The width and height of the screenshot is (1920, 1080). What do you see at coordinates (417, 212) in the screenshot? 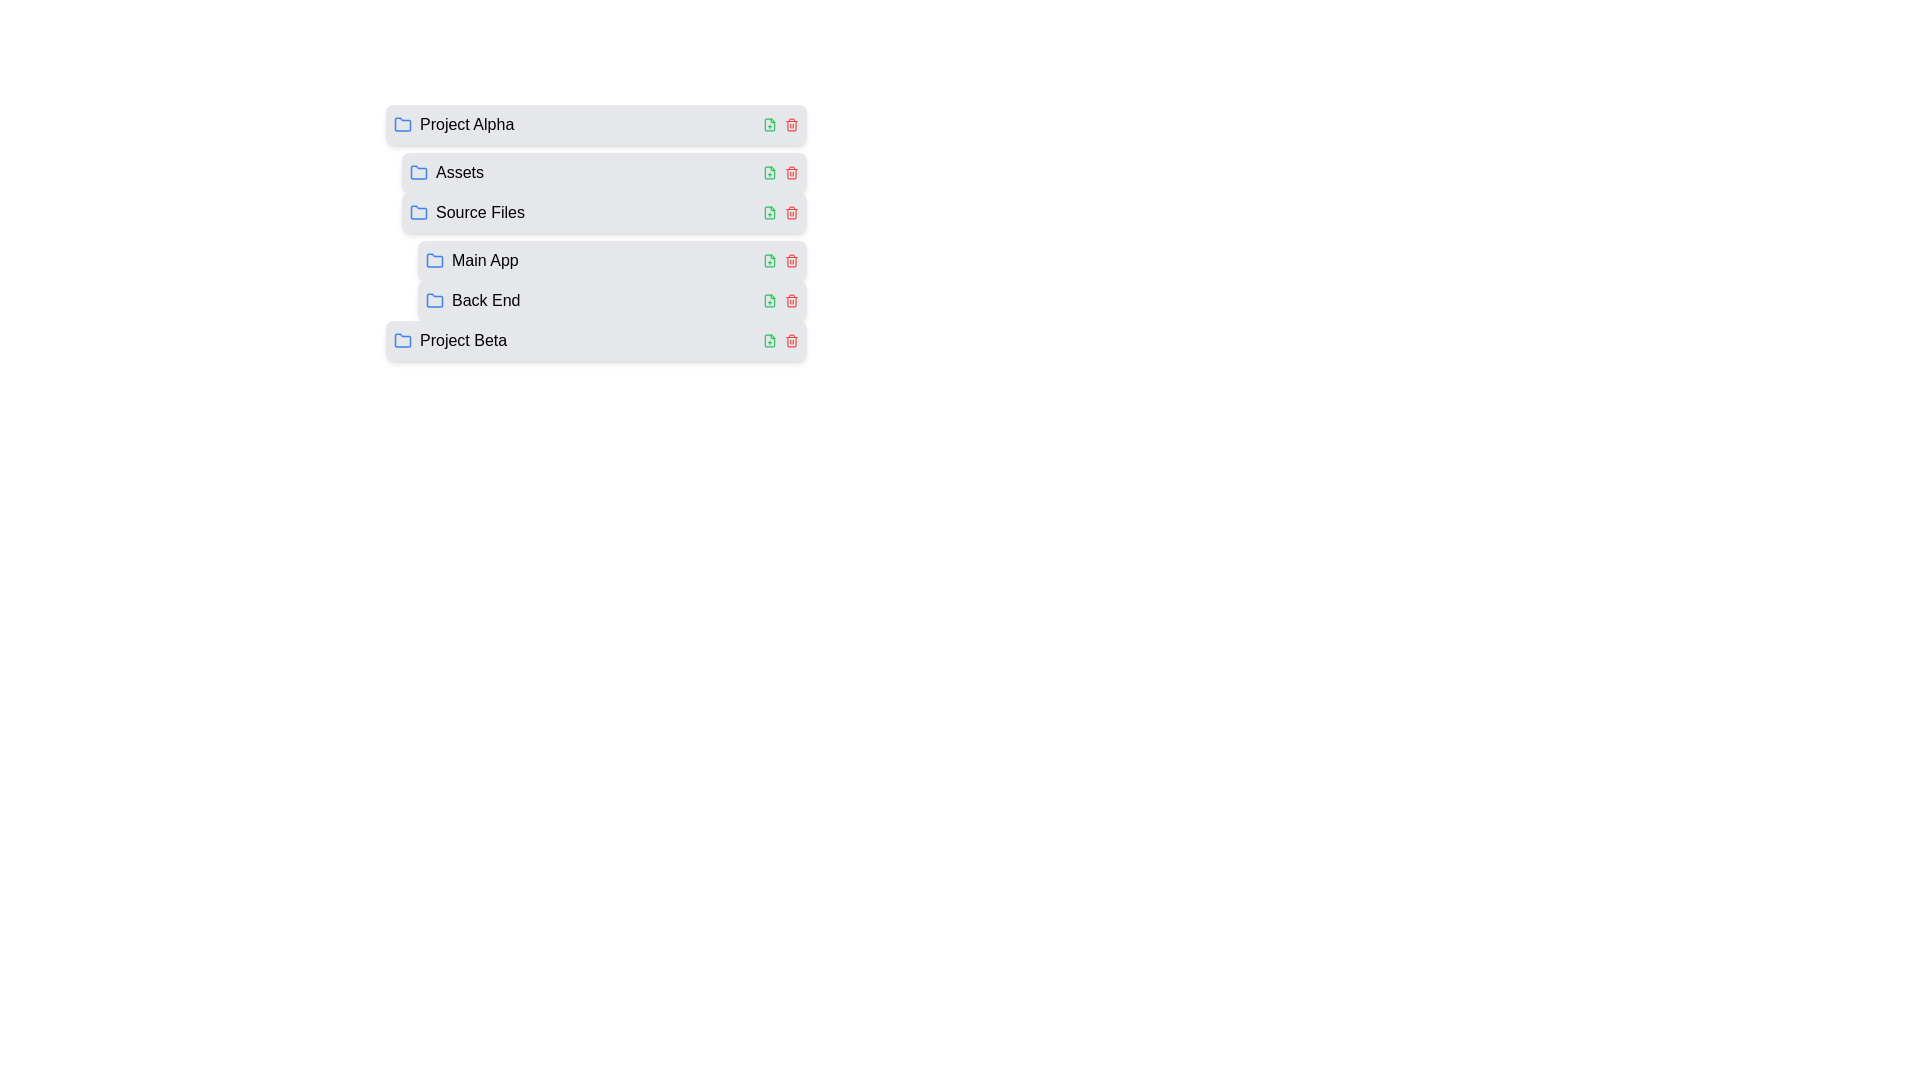
I see `the folder icon that represents categorization in the file management context, which is positioned to the left of the 'Source Files' text label` at bounding box center [417, 212].